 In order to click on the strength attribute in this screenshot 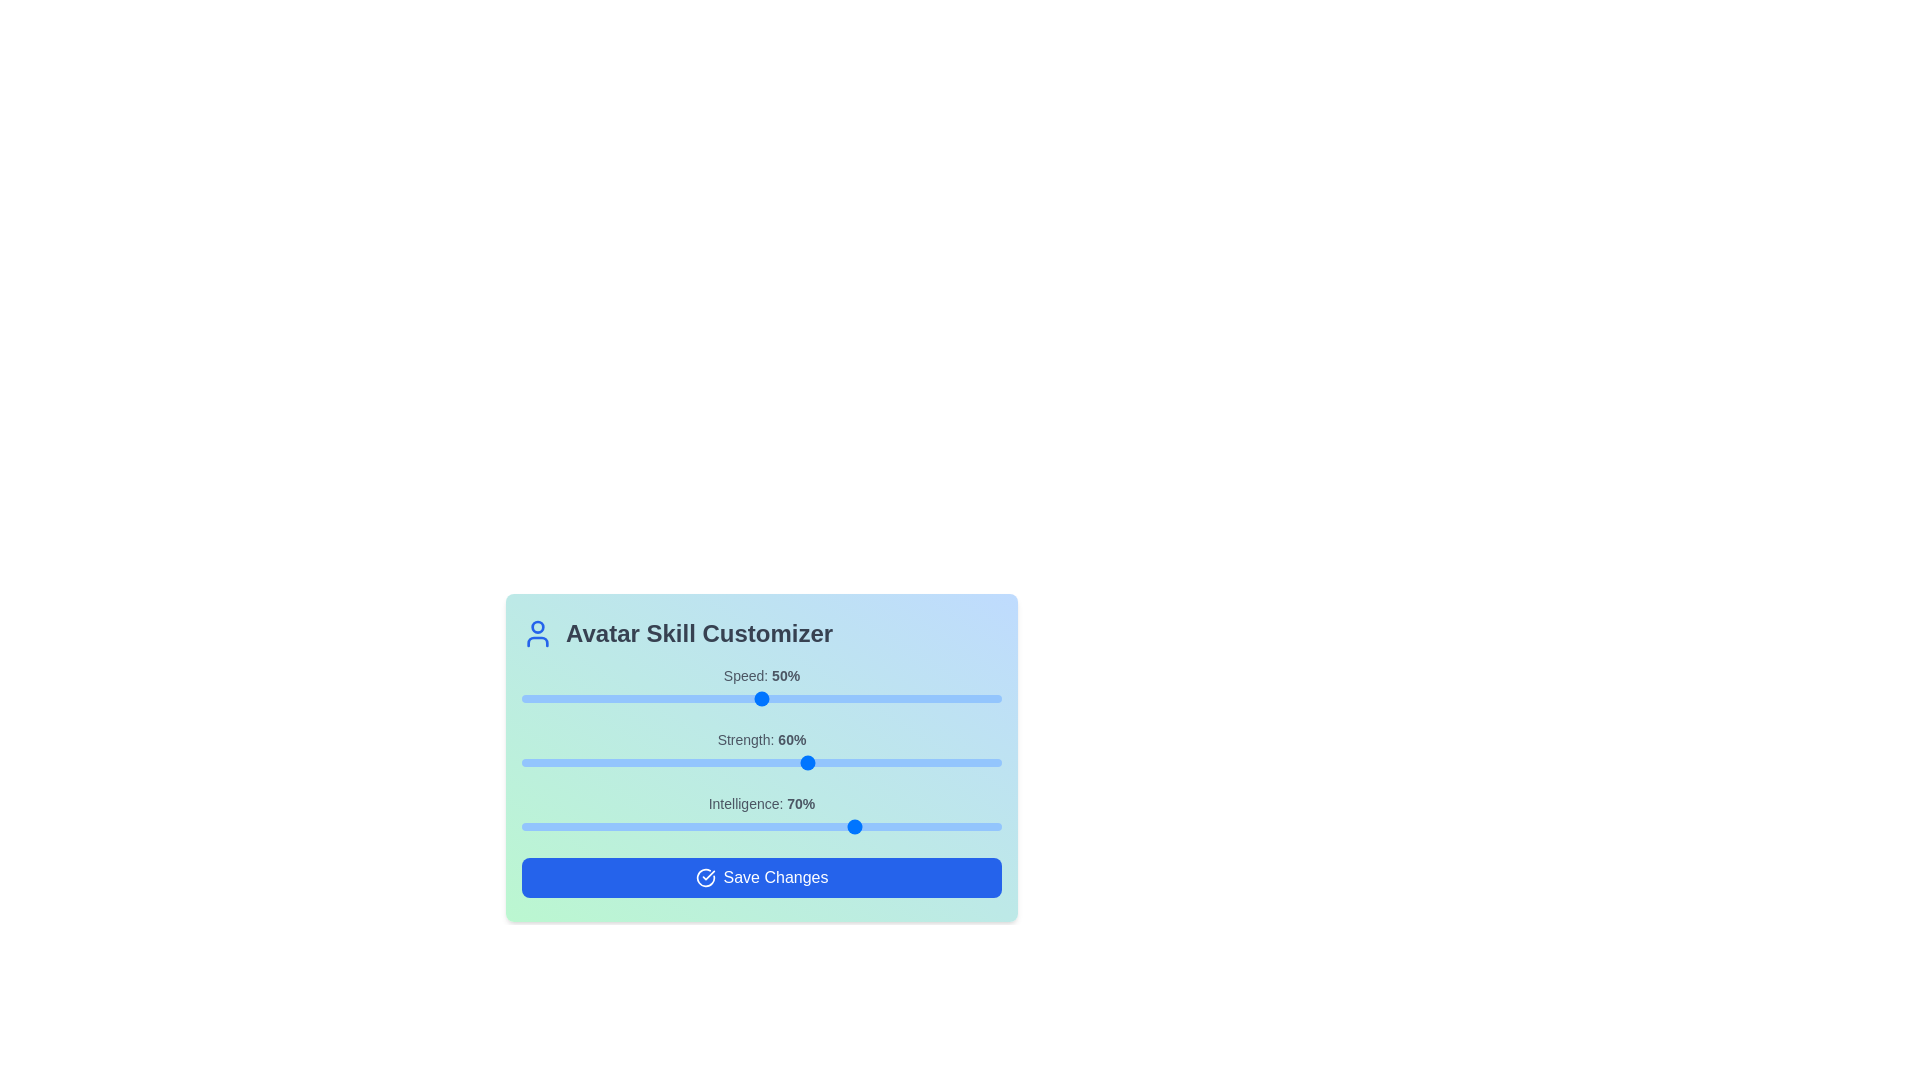, I will do `click(569, 763)`.